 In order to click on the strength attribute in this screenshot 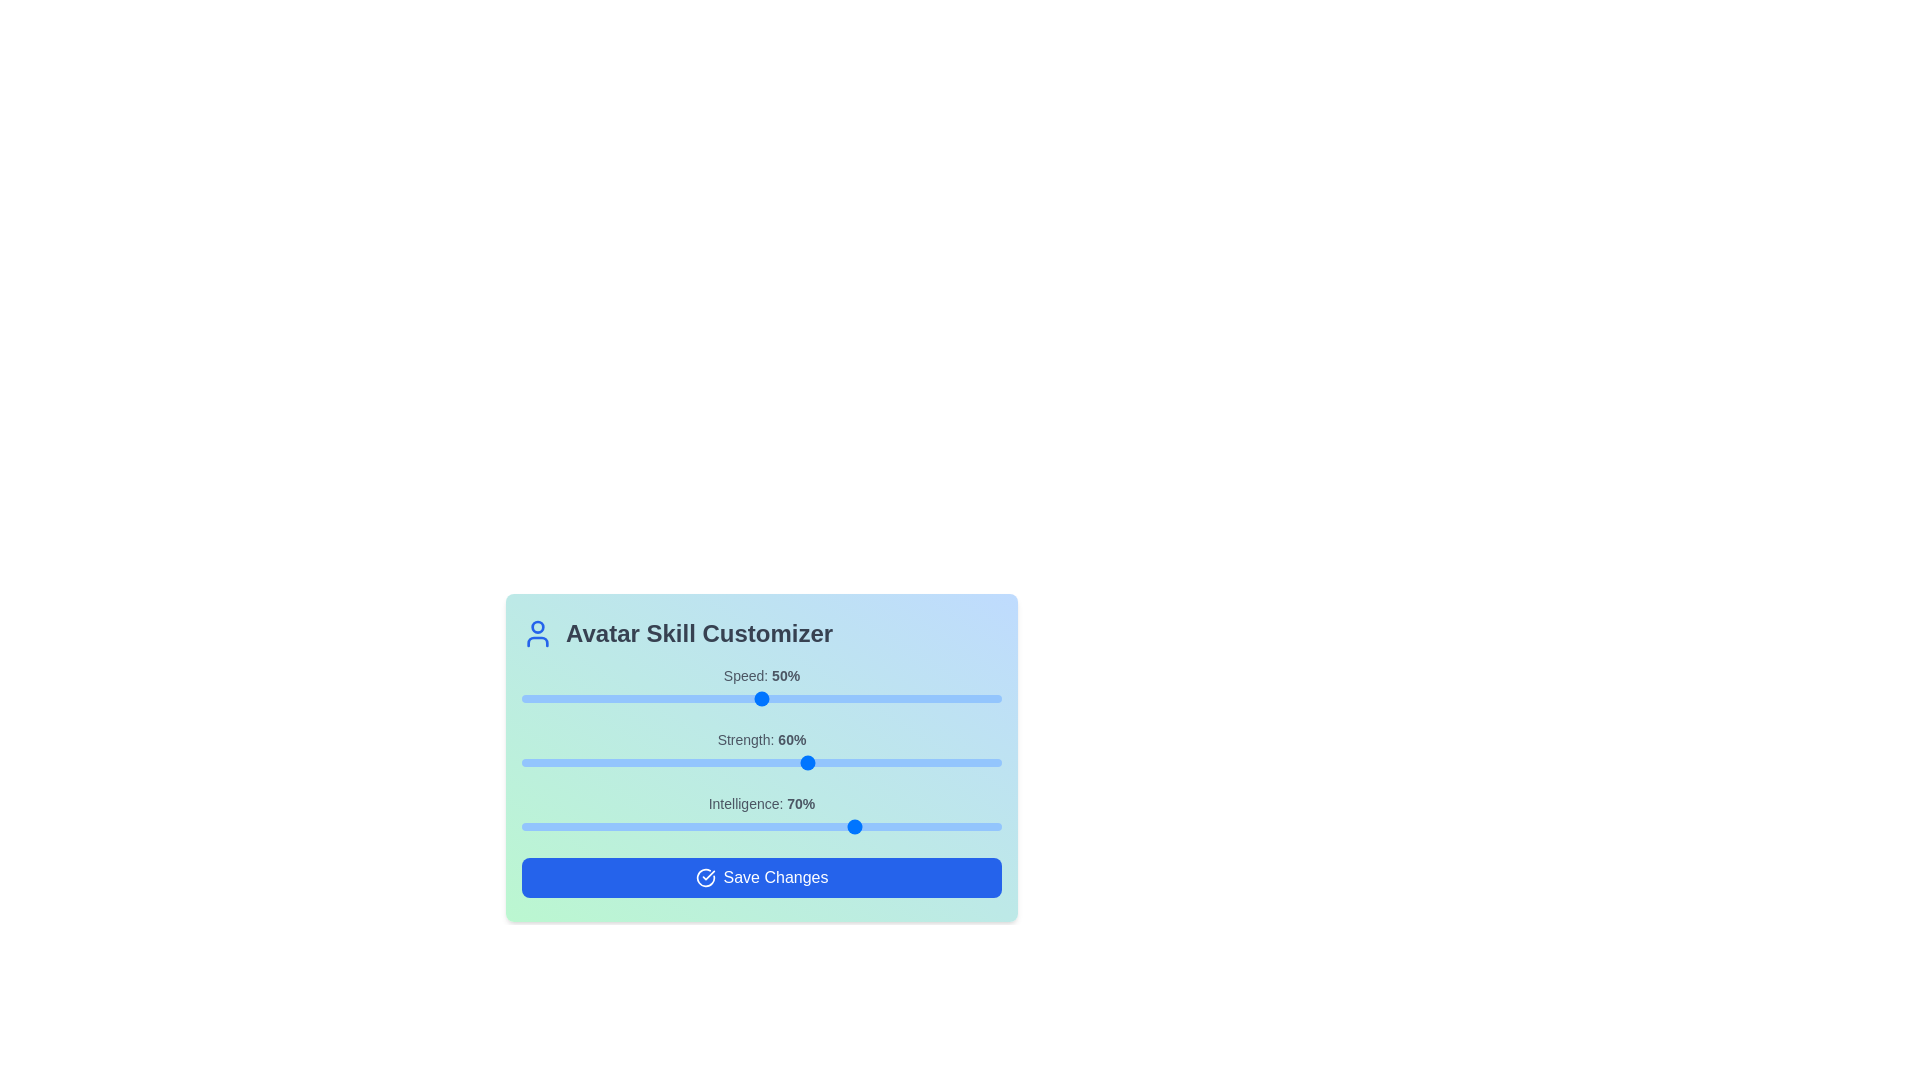, I will do `click(569, 763)`.